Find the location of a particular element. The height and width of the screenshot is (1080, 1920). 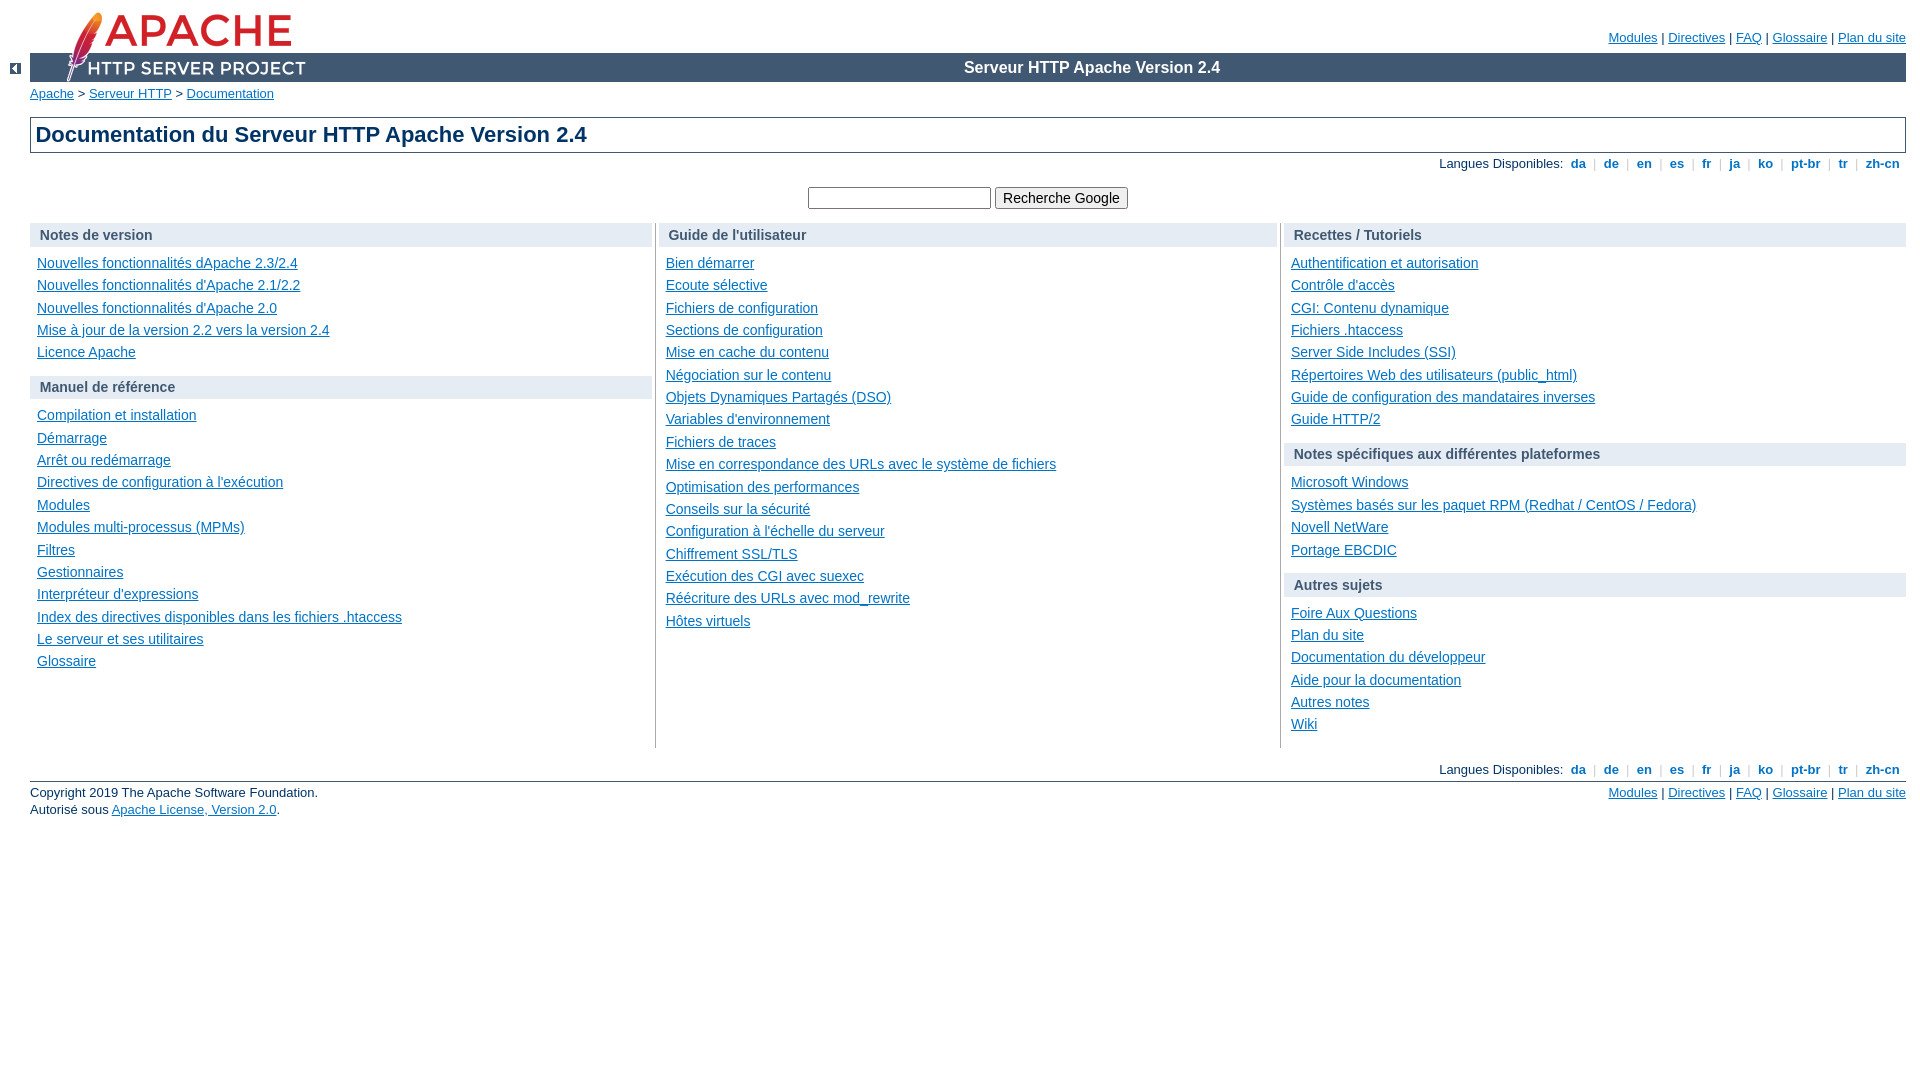

' zh-cn ' is located at coordinates (1881, 162).